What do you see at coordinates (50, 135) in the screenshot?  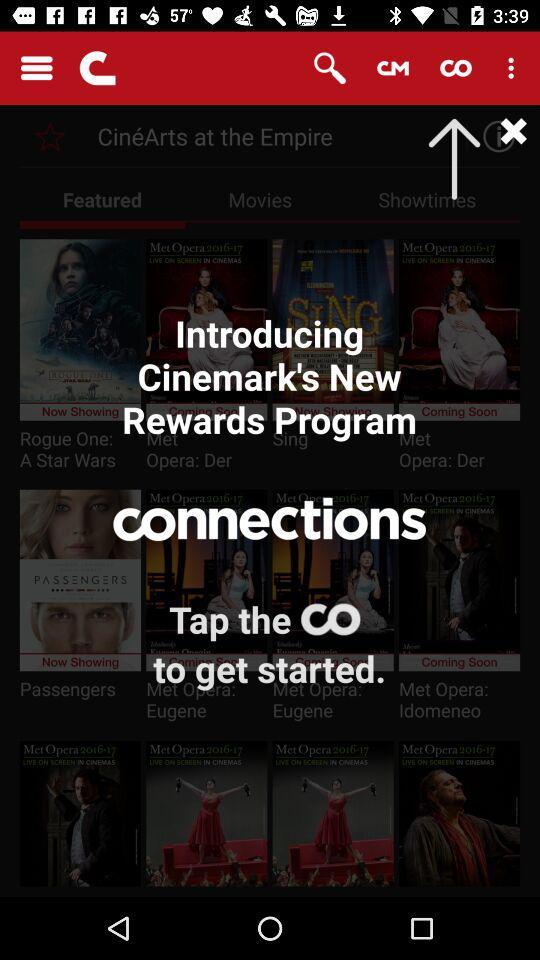 I see `the star icon` at bounding box center [50, 135].